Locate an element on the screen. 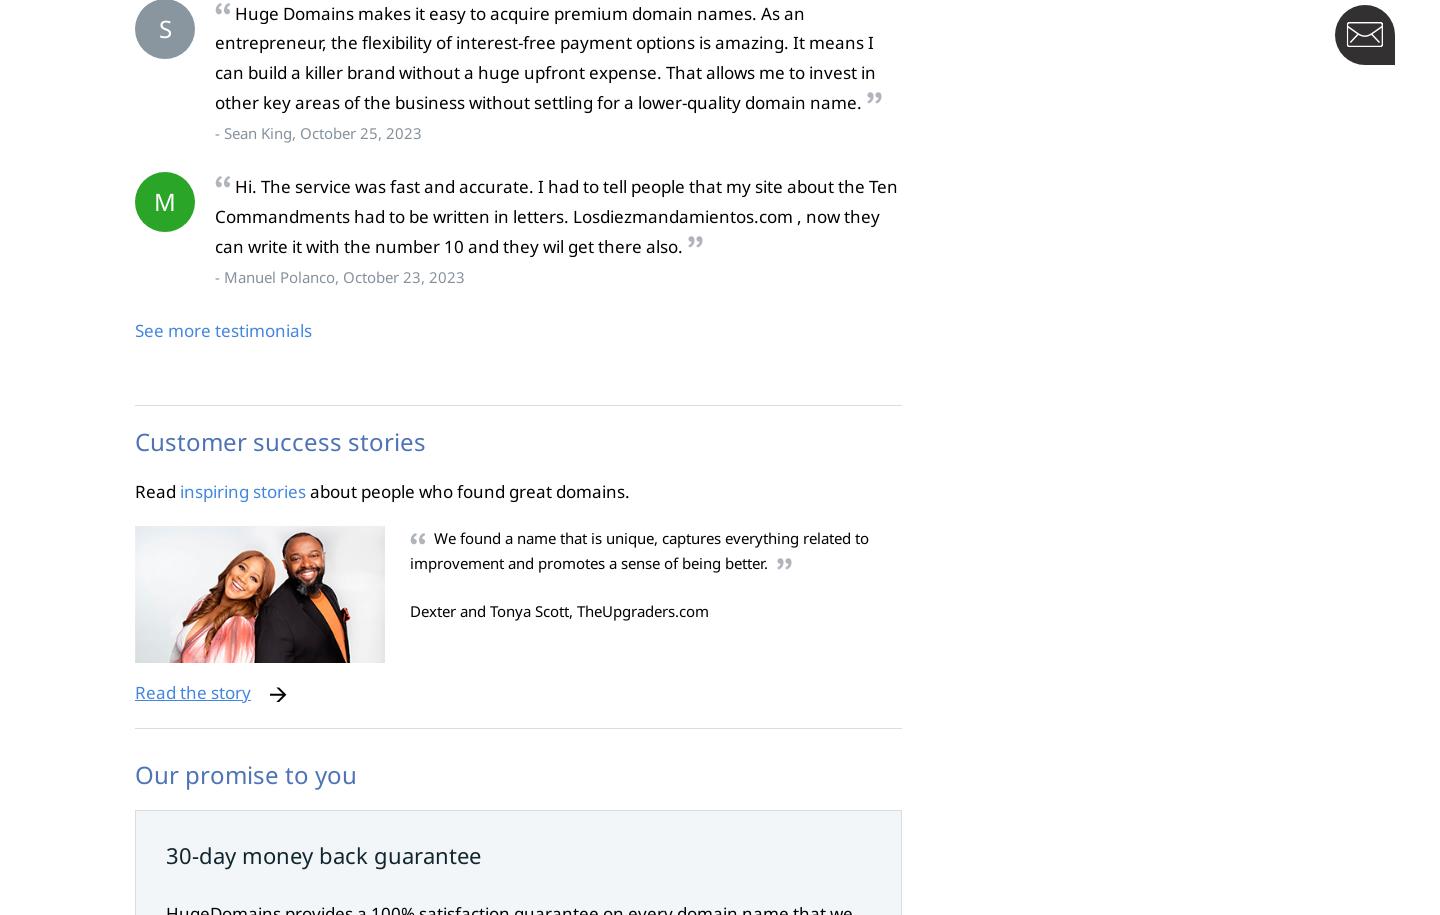  '- Sean King, October 25, 2023' is located at coordinates (214, 132).